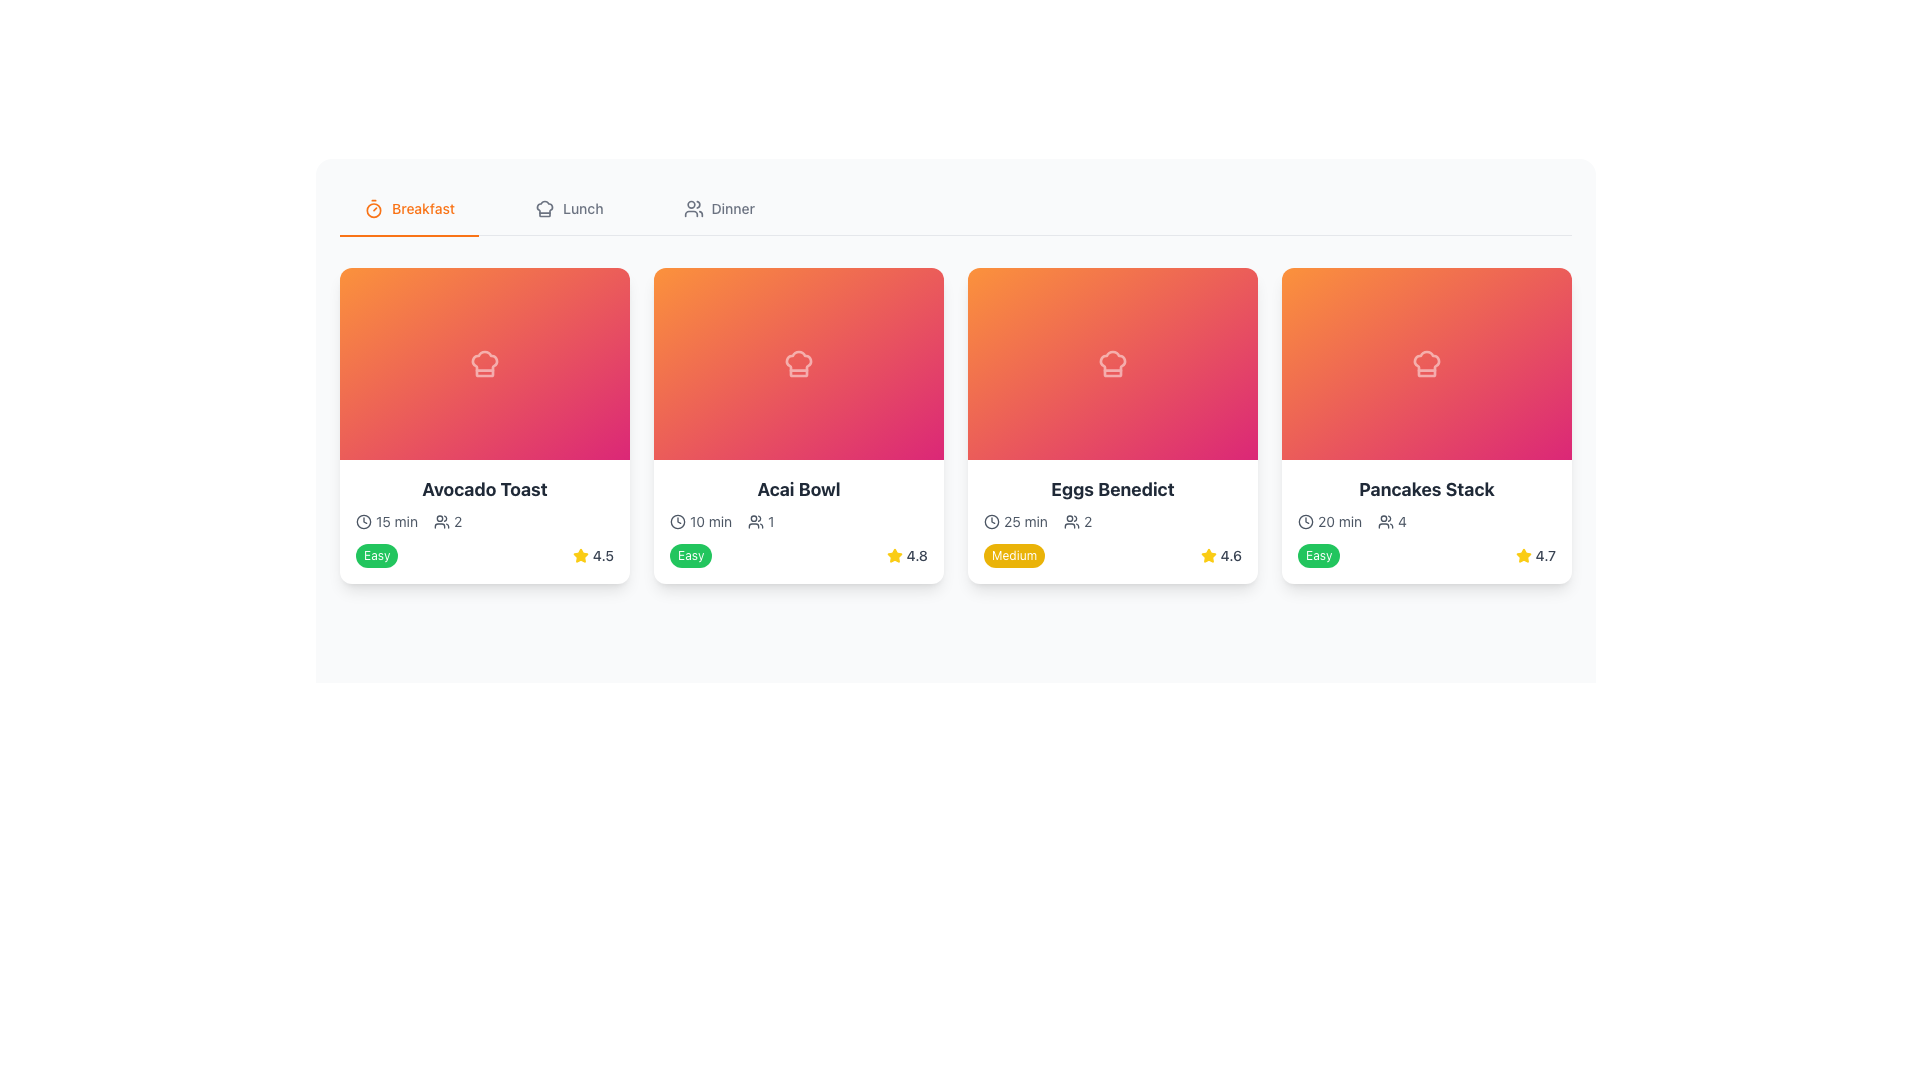  What do you see at coordinates (374, 208) in the screenshot?
I see `the decorative SVG icon representing the 'Breakfast' navigation tab` at bounding box center [374, 208].